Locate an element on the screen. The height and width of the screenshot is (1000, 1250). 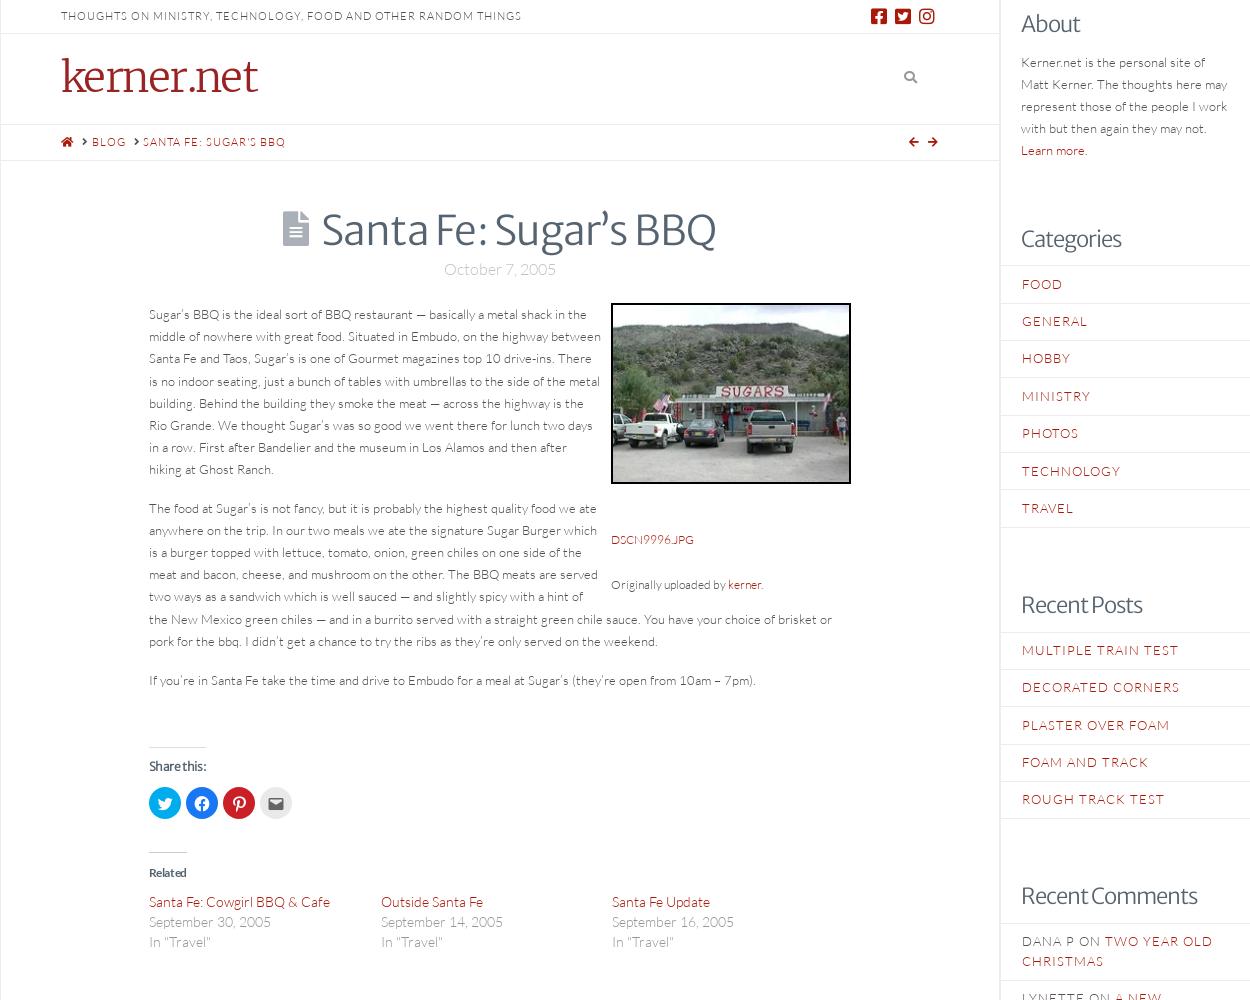
'thoughts on ministry, technology, food and other random things' is located at coordinates (290, 16).